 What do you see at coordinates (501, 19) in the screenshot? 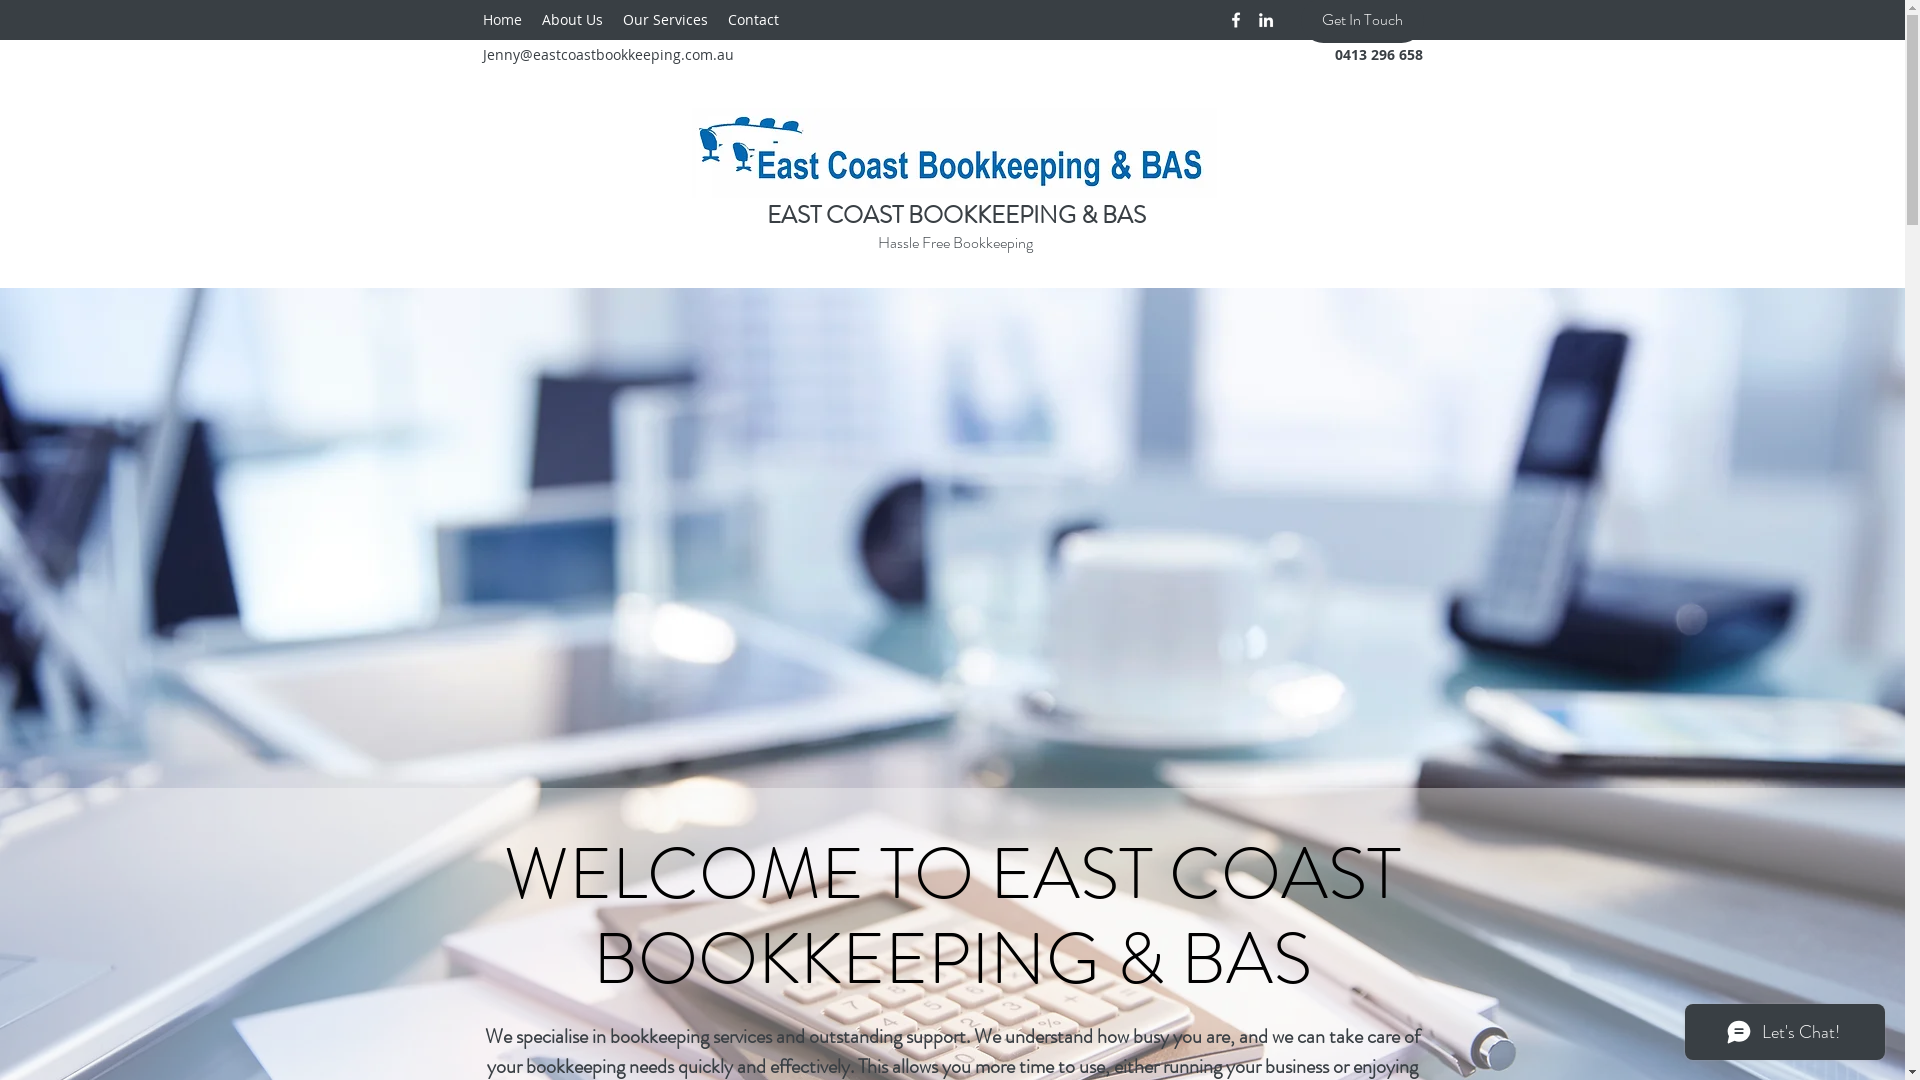
I see `'Home'` at bounding box center [501, 19].